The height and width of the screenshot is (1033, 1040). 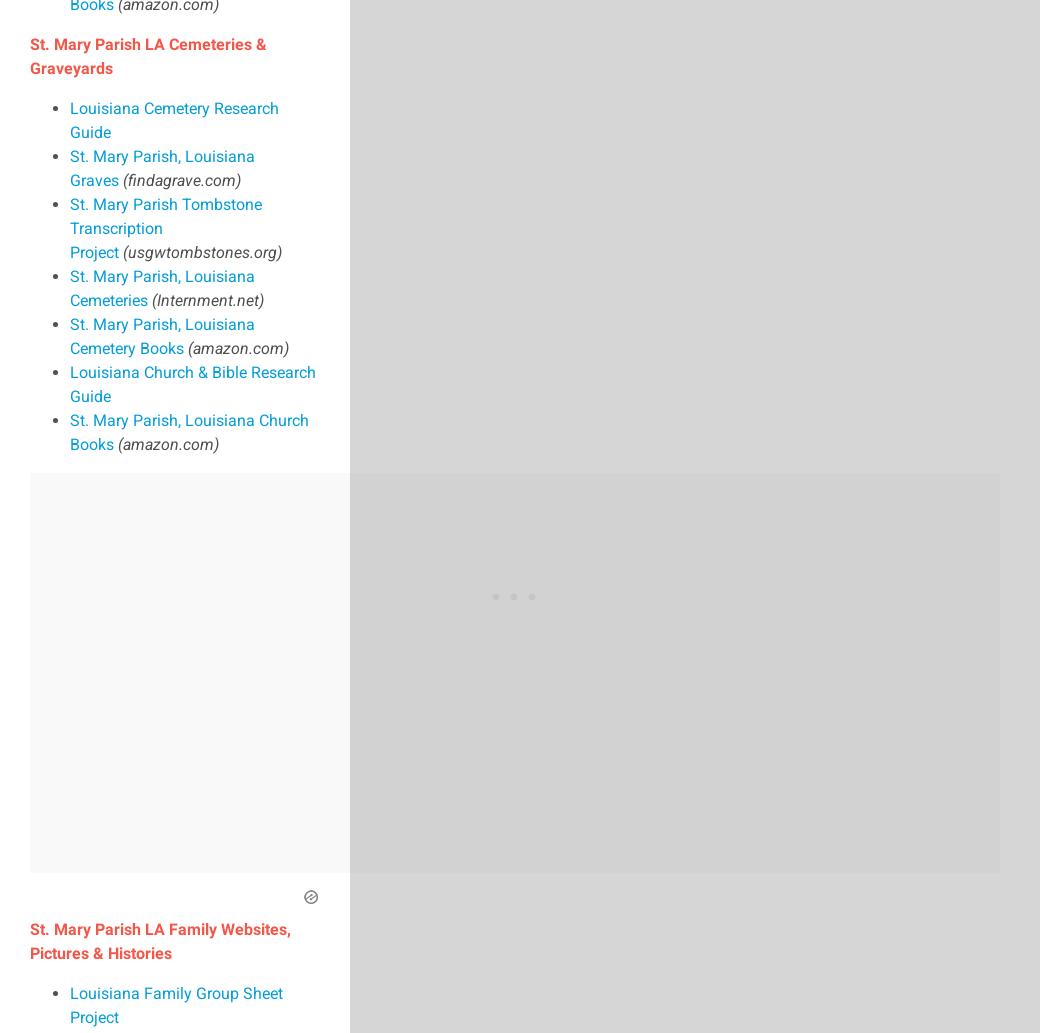 I want to click on 'St. Mary Parish LA Family Websites, Pictures & Histories', so click(x=160, y=939).